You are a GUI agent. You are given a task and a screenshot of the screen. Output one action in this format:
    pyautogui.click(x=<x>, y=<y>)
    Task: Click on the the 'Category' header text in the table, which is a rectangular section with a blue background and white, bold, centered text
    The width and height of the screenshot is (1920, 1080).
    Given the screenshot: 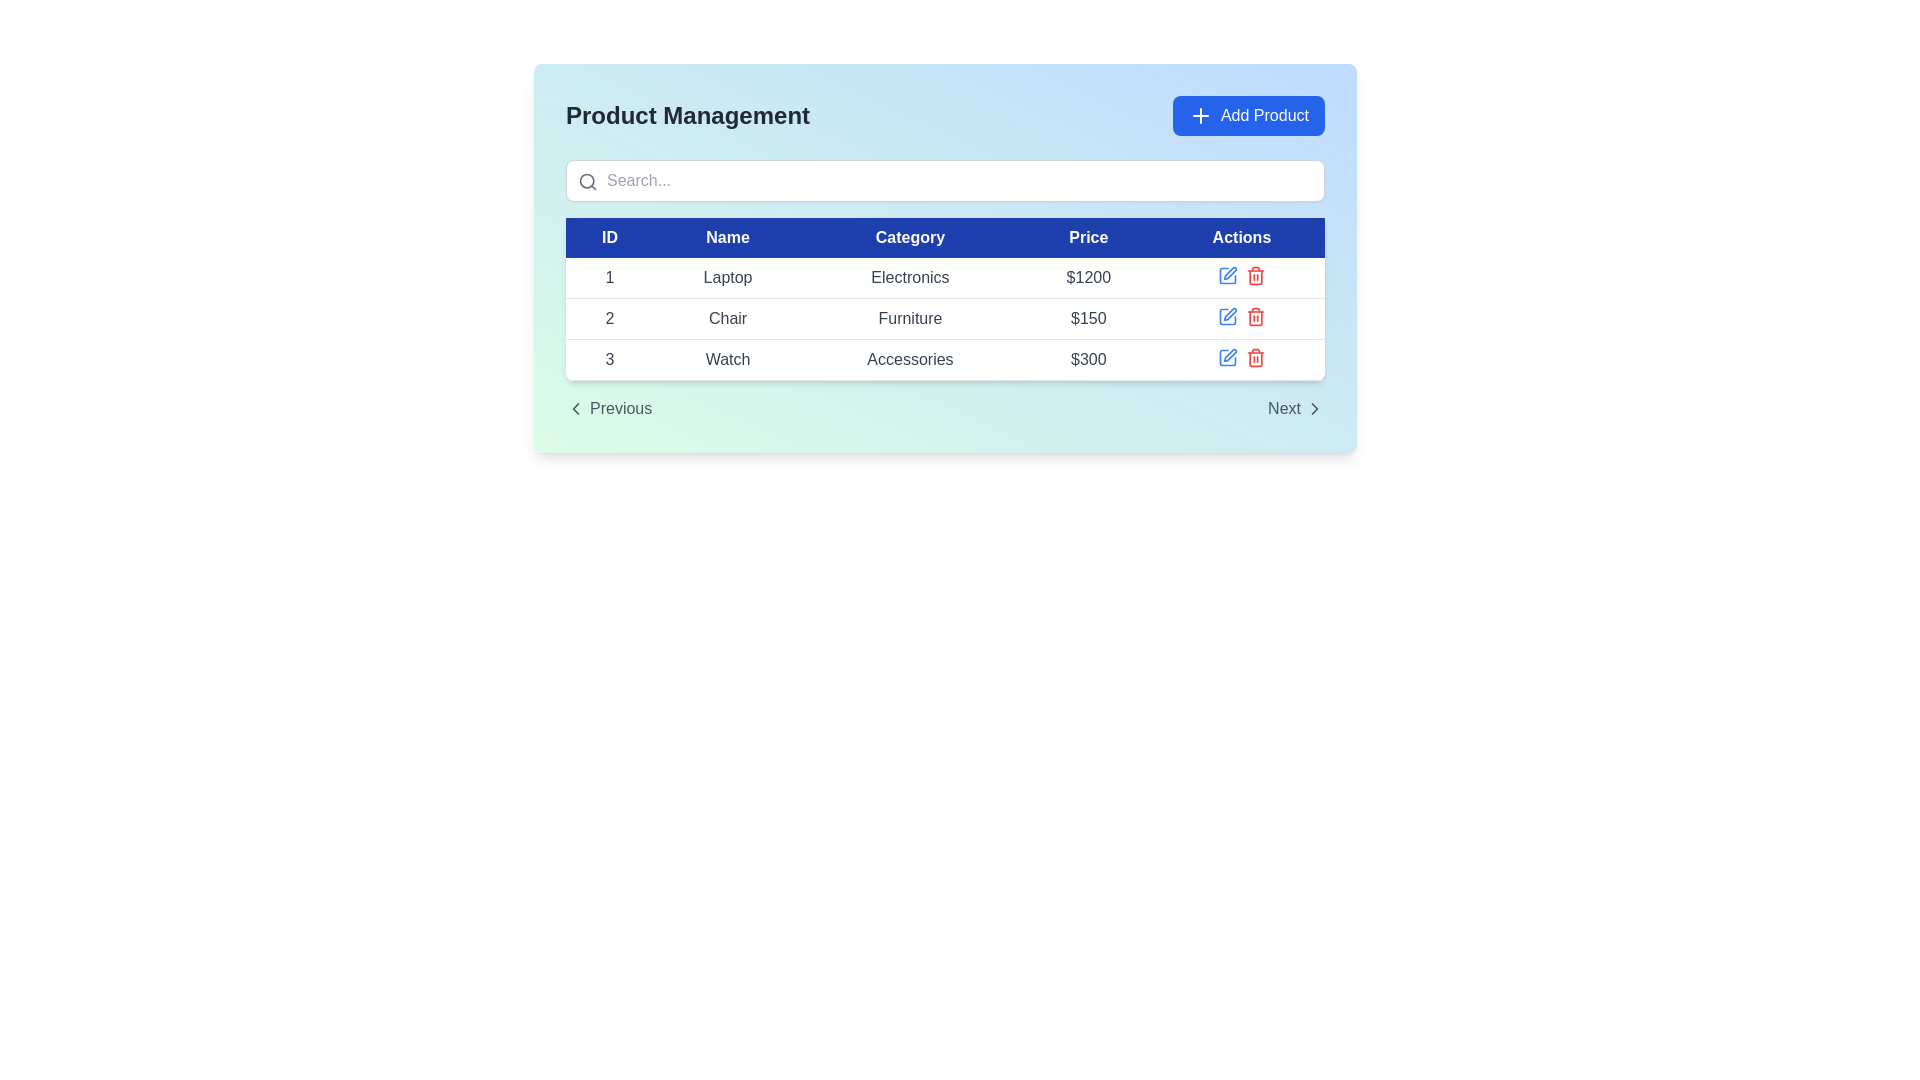 What is the action you would take?
    pyautogui.click(x=909, y=237)
    